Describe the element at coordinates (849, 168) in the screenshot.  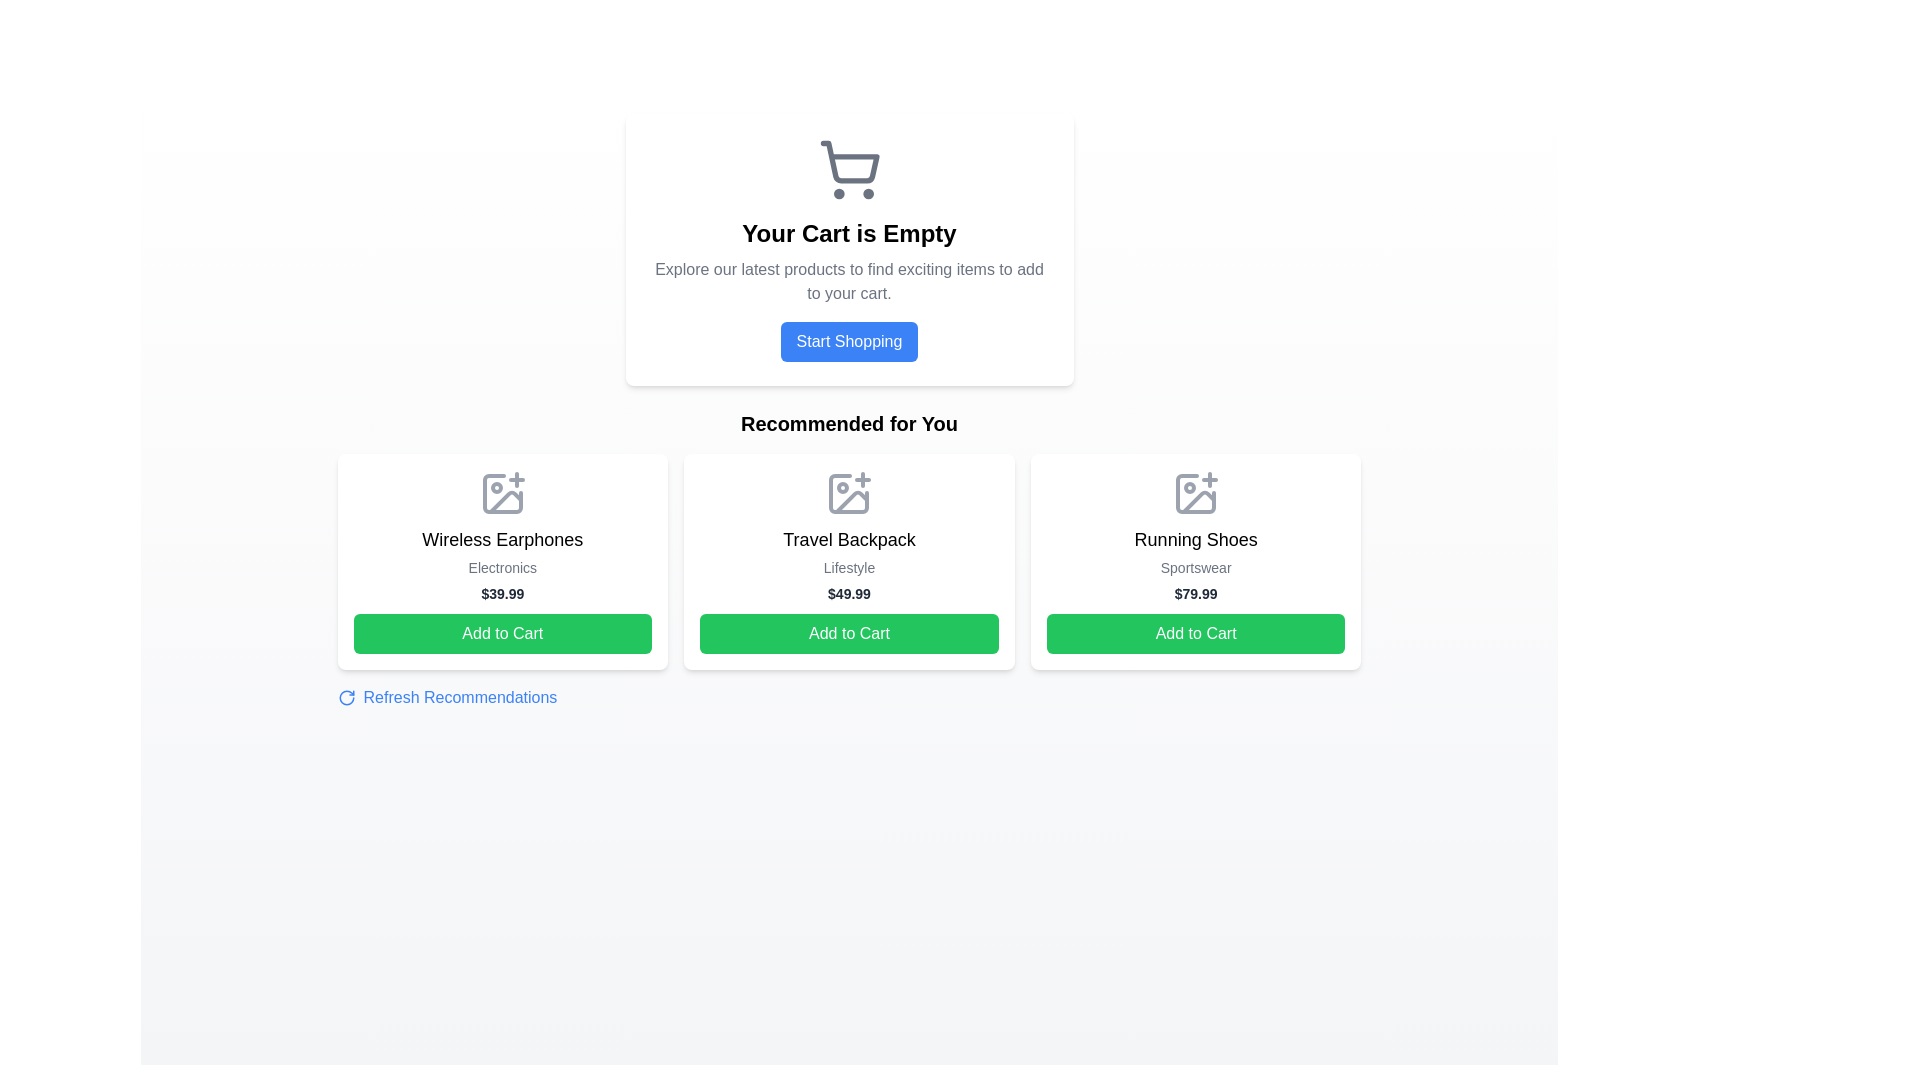
I see `the shopping cart icon that symbolizes an empty cart, located at the top-center of a white card above the text 'Your Cart is Empty'` at that location.